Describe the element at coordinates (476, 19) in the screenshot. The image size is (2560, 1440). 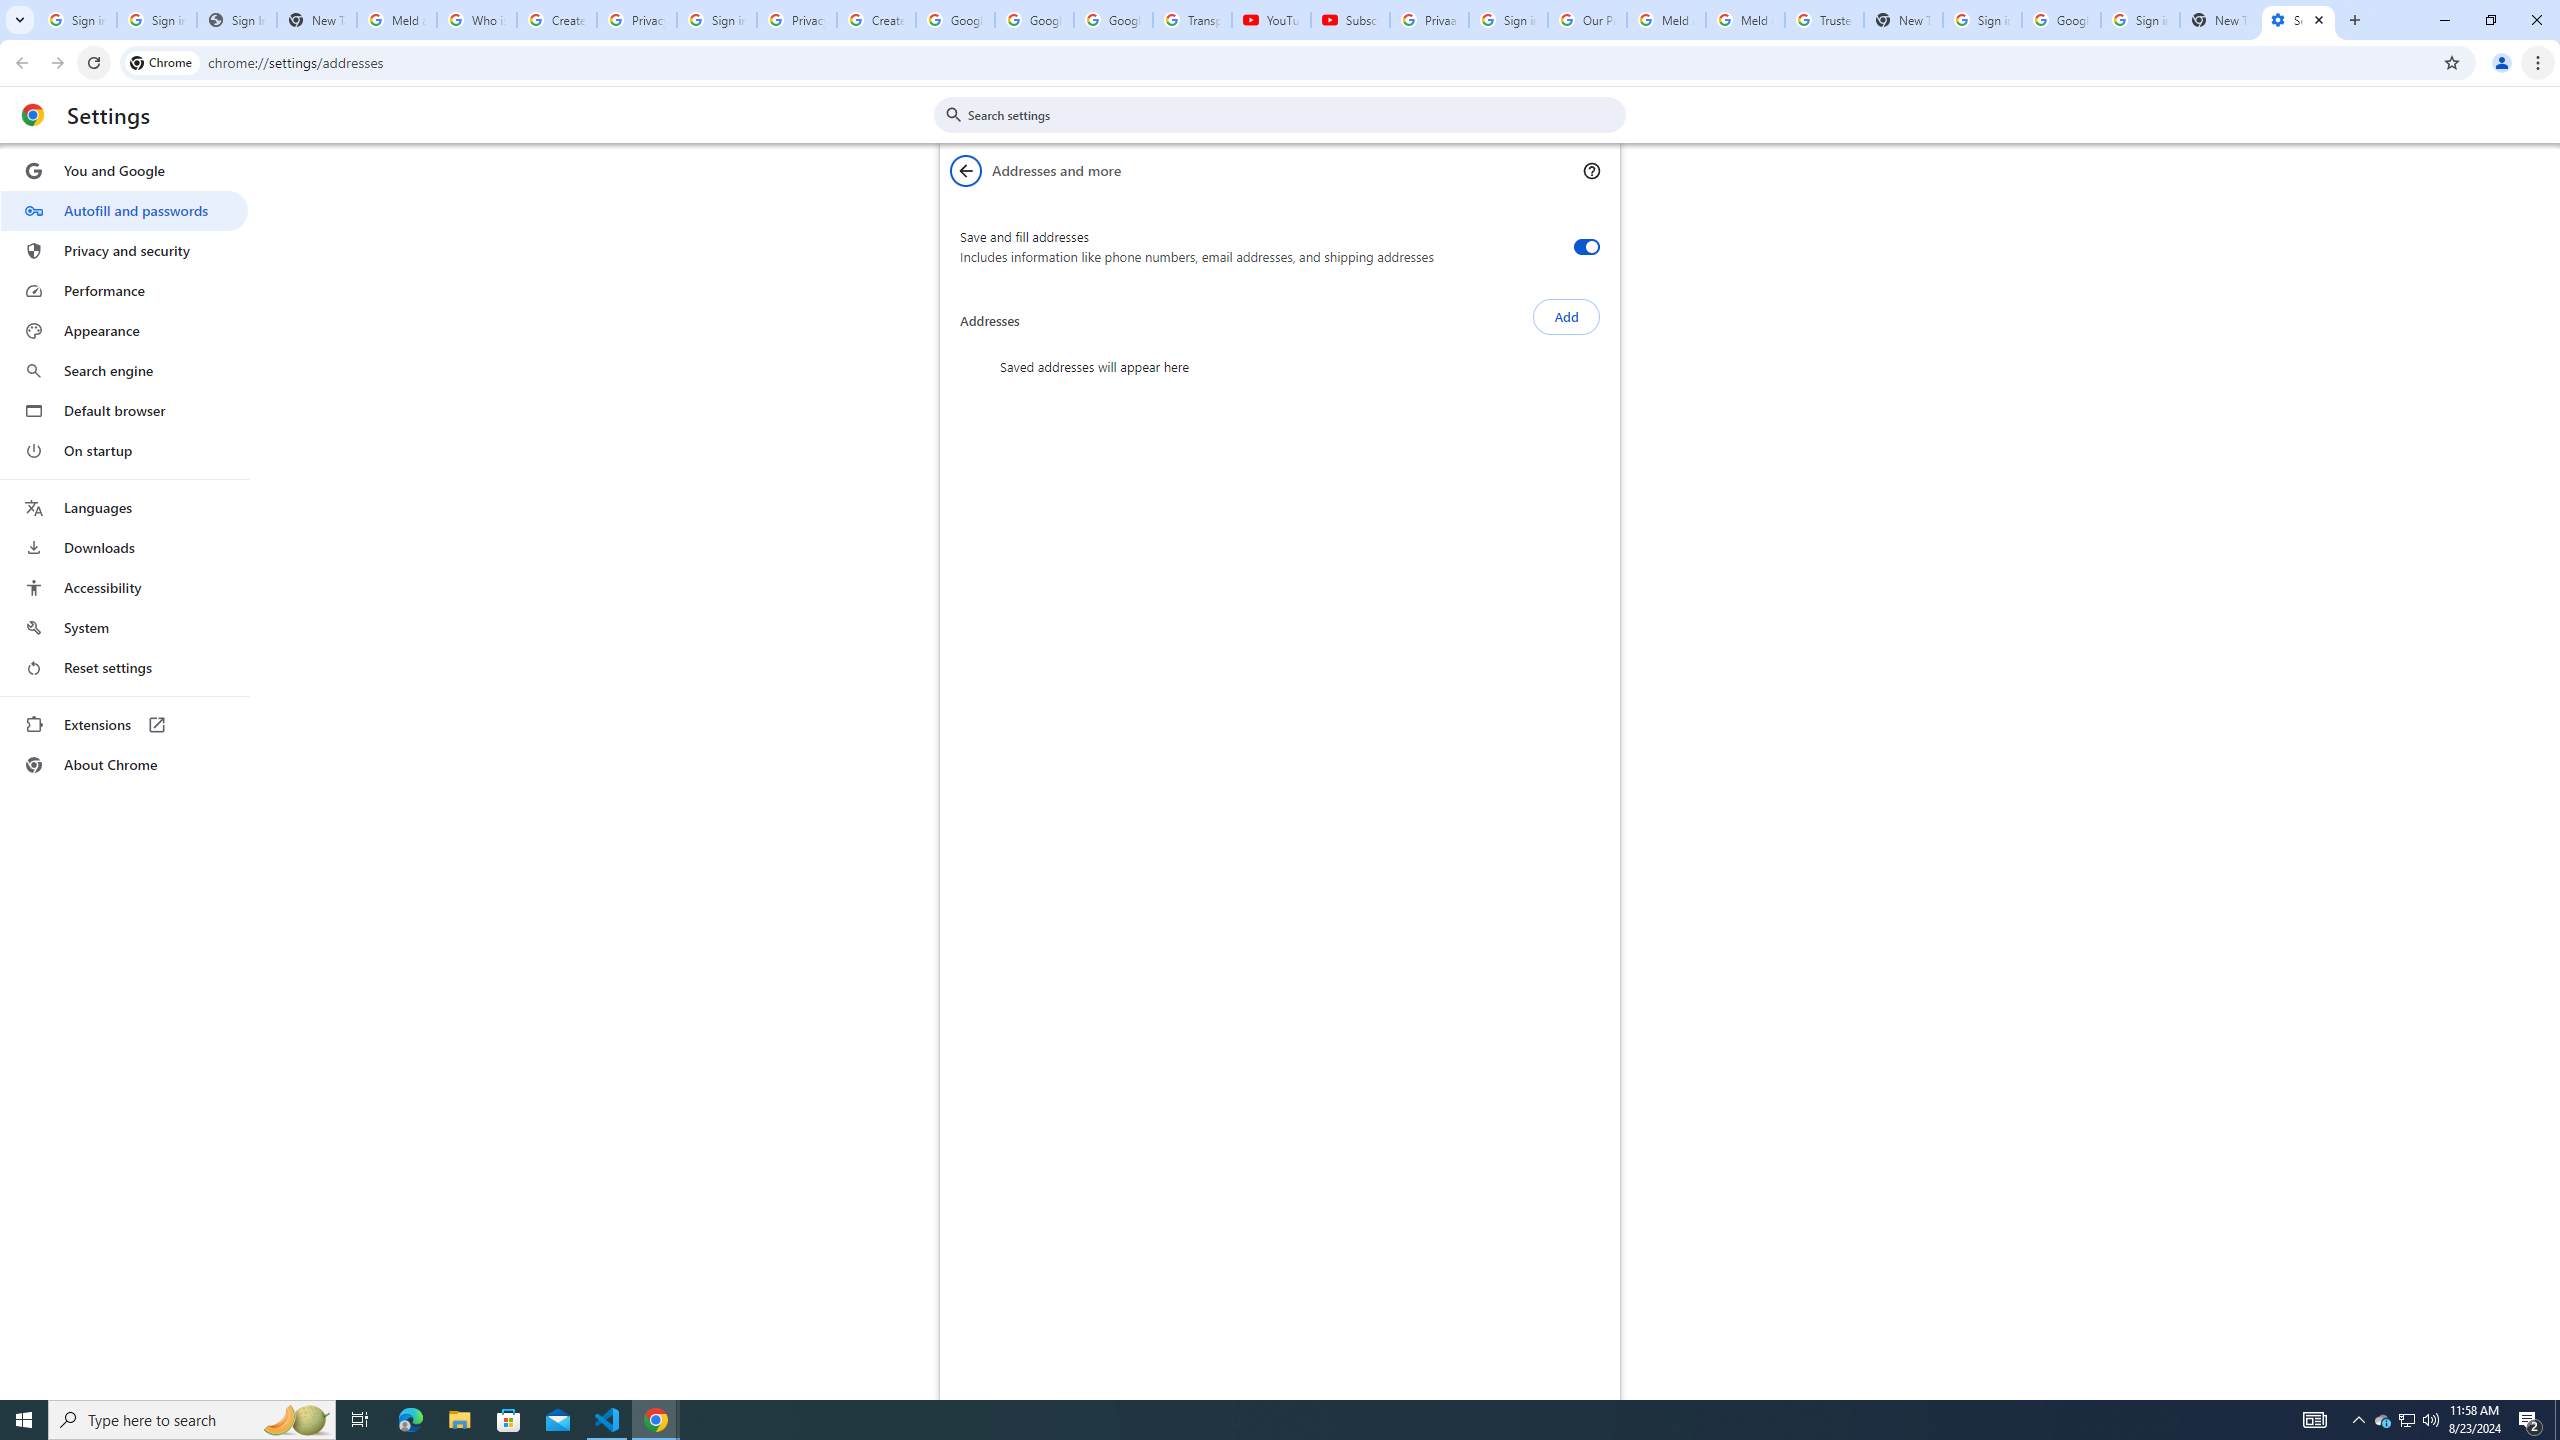
I see `'Who is my administrator? - Google Account Help'` at that location.